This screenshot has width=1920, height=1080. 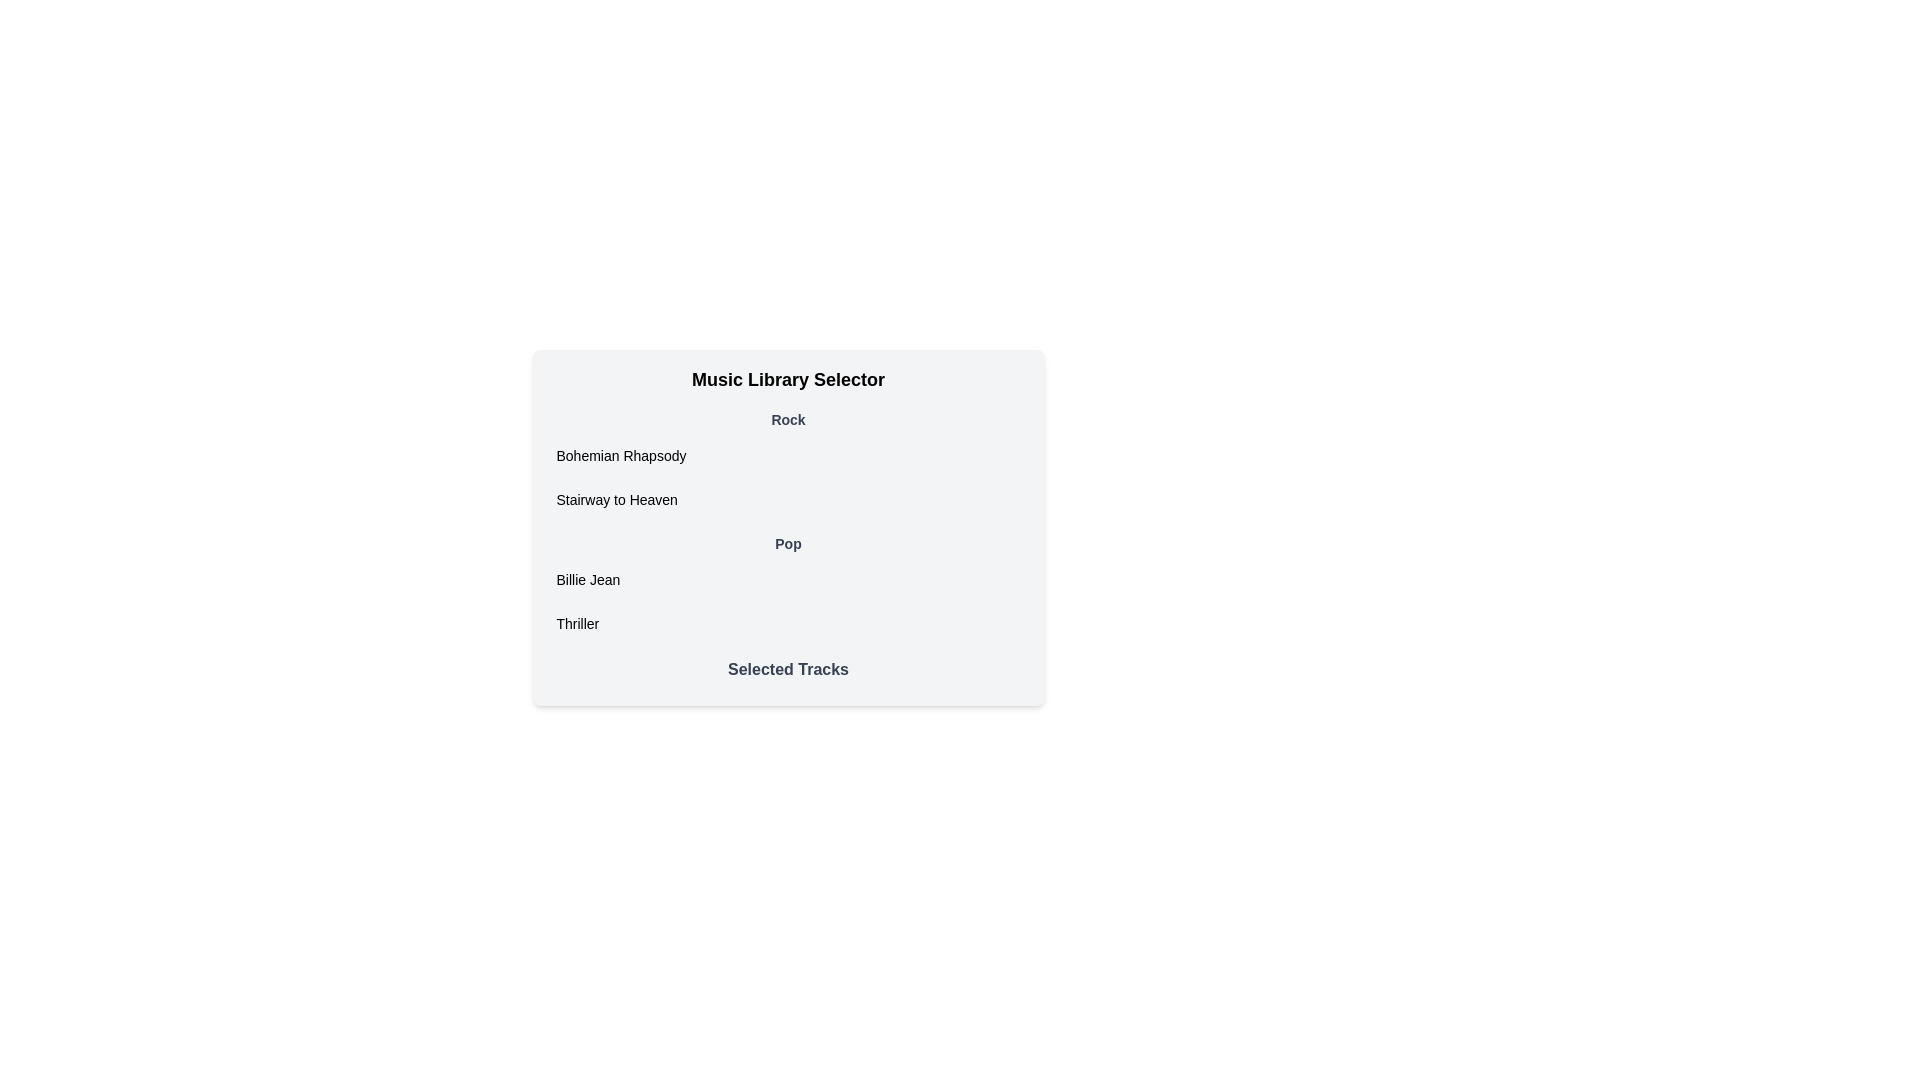 I want to click on the text label displaying 'Thriller', which is located, so click(x=576, y=623).